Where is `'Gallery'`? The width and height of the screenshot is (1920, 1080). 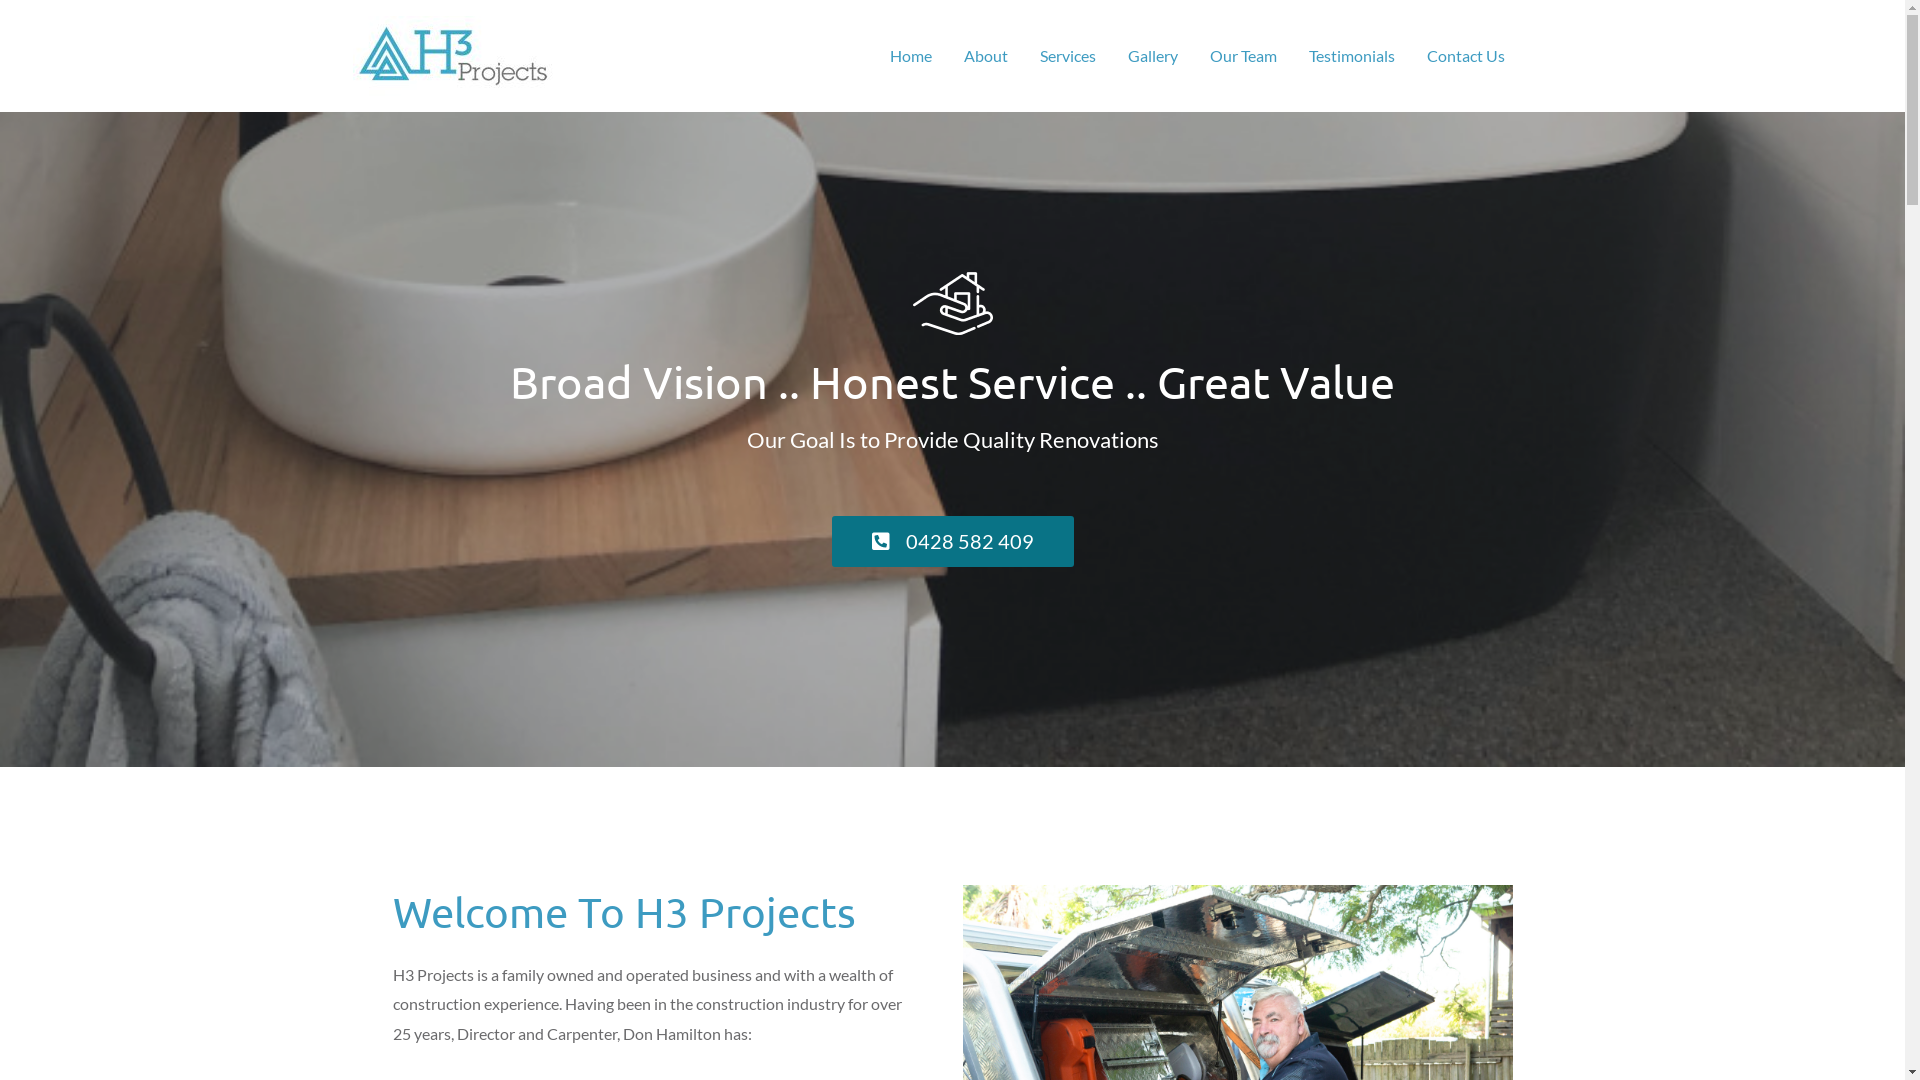
'Gallery' is located at coordinates (1152, 55).